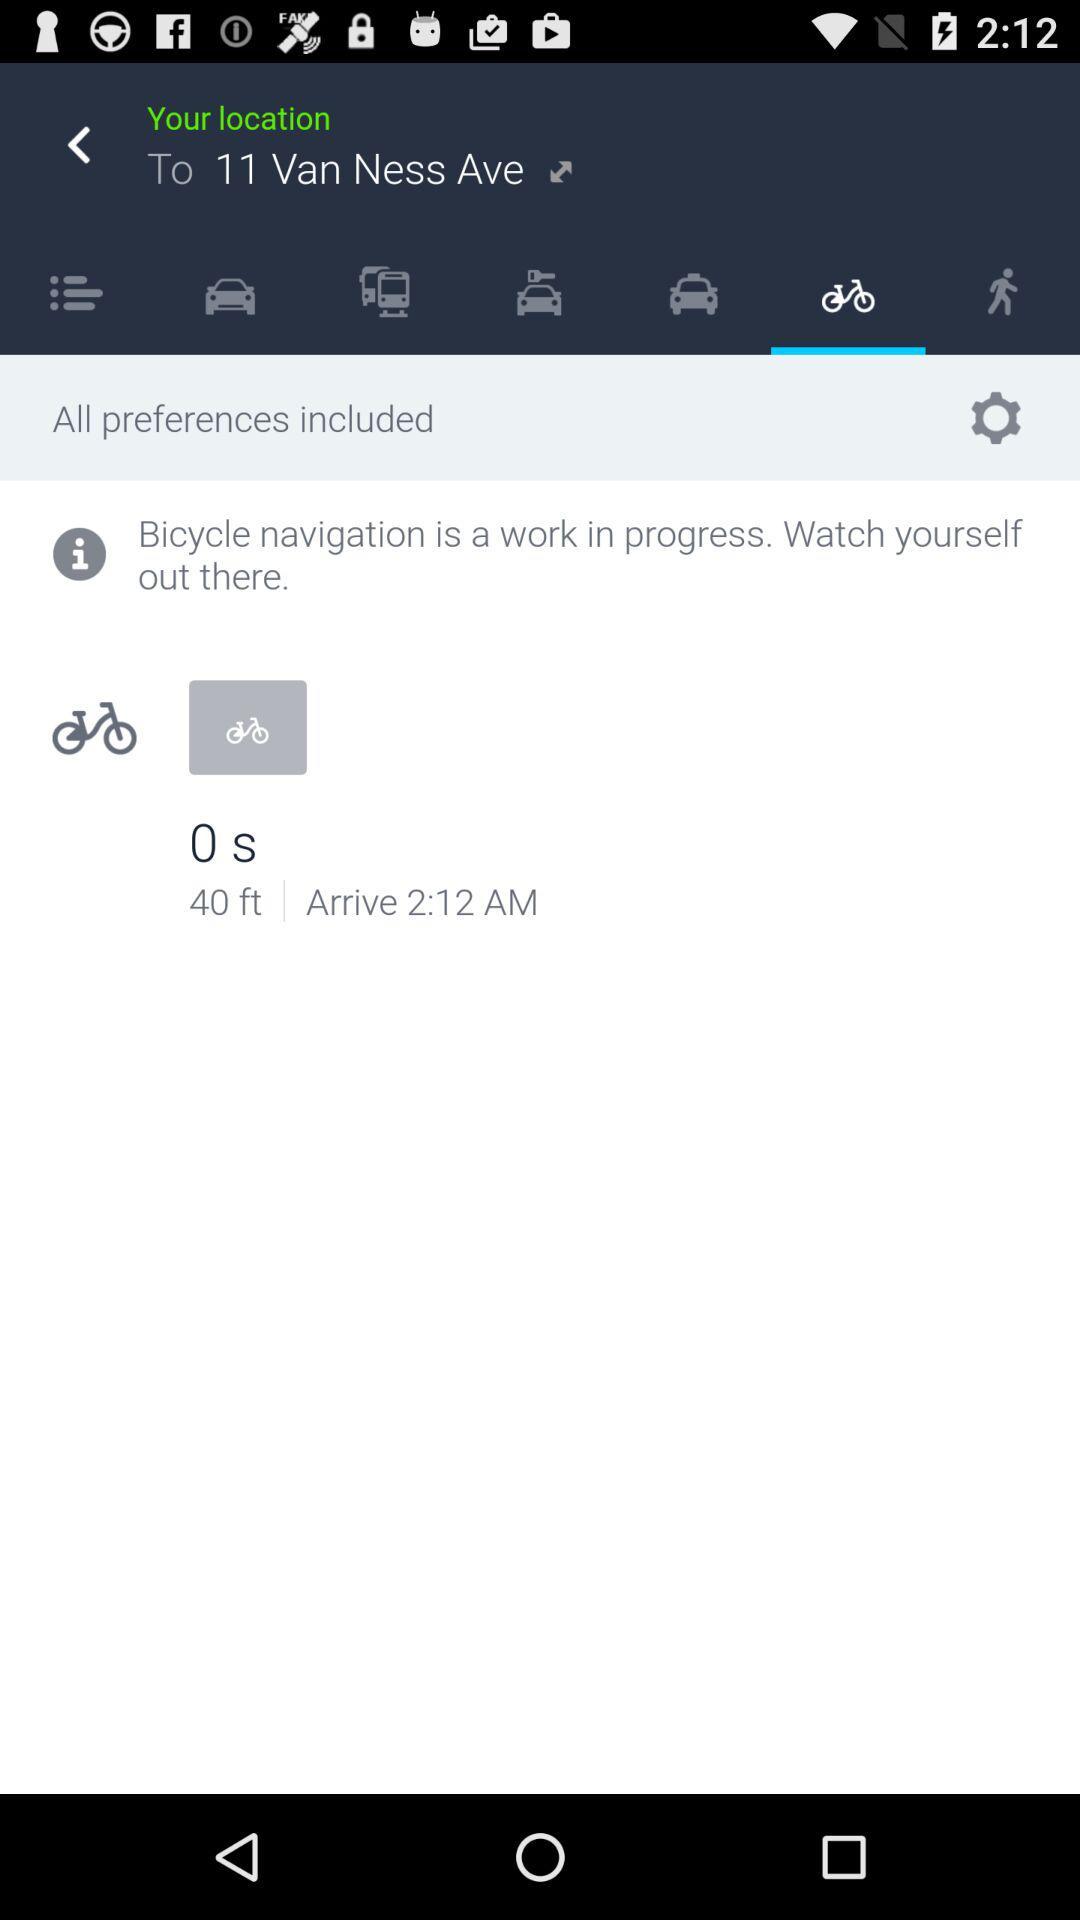  I want to click on icon next to the, so click(229, 290).